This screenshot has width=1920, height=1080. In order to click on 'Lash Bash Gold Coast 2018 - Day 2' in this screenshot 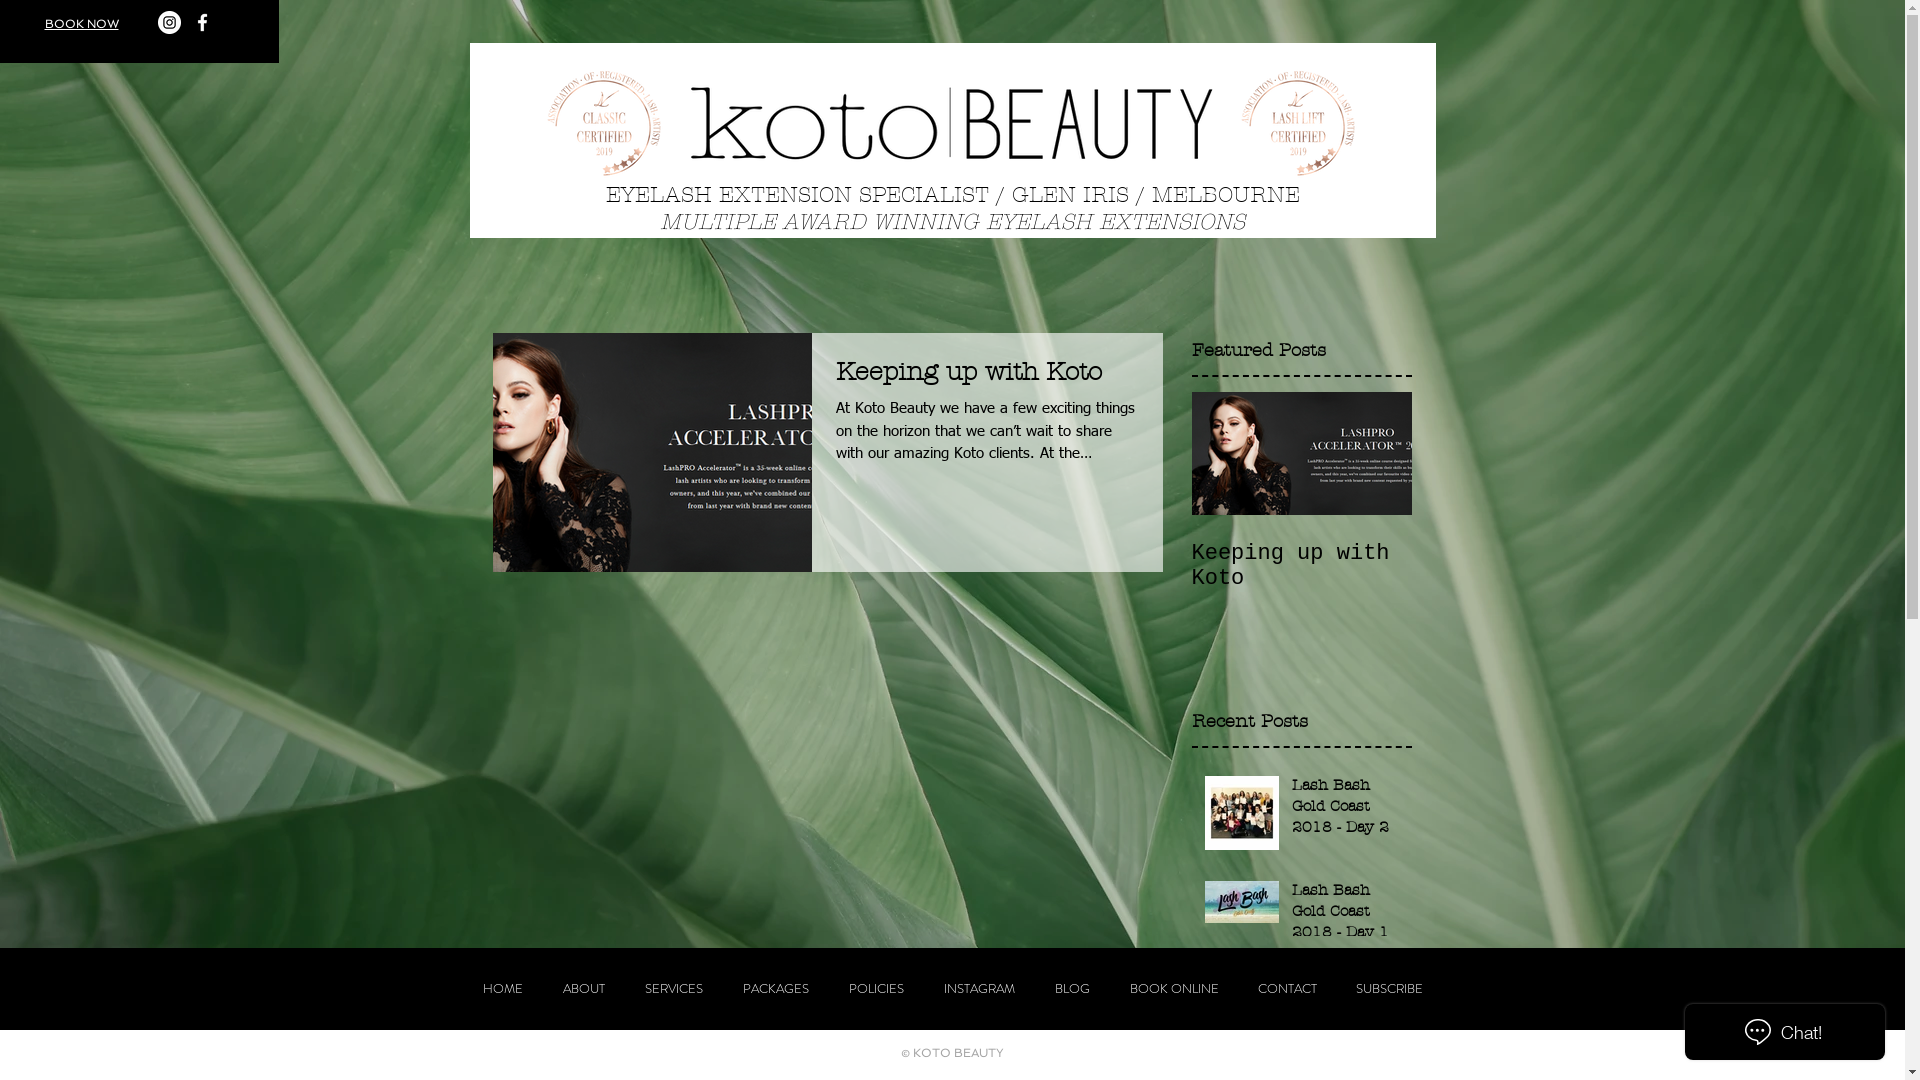, I will do `click(1291, 810)`.